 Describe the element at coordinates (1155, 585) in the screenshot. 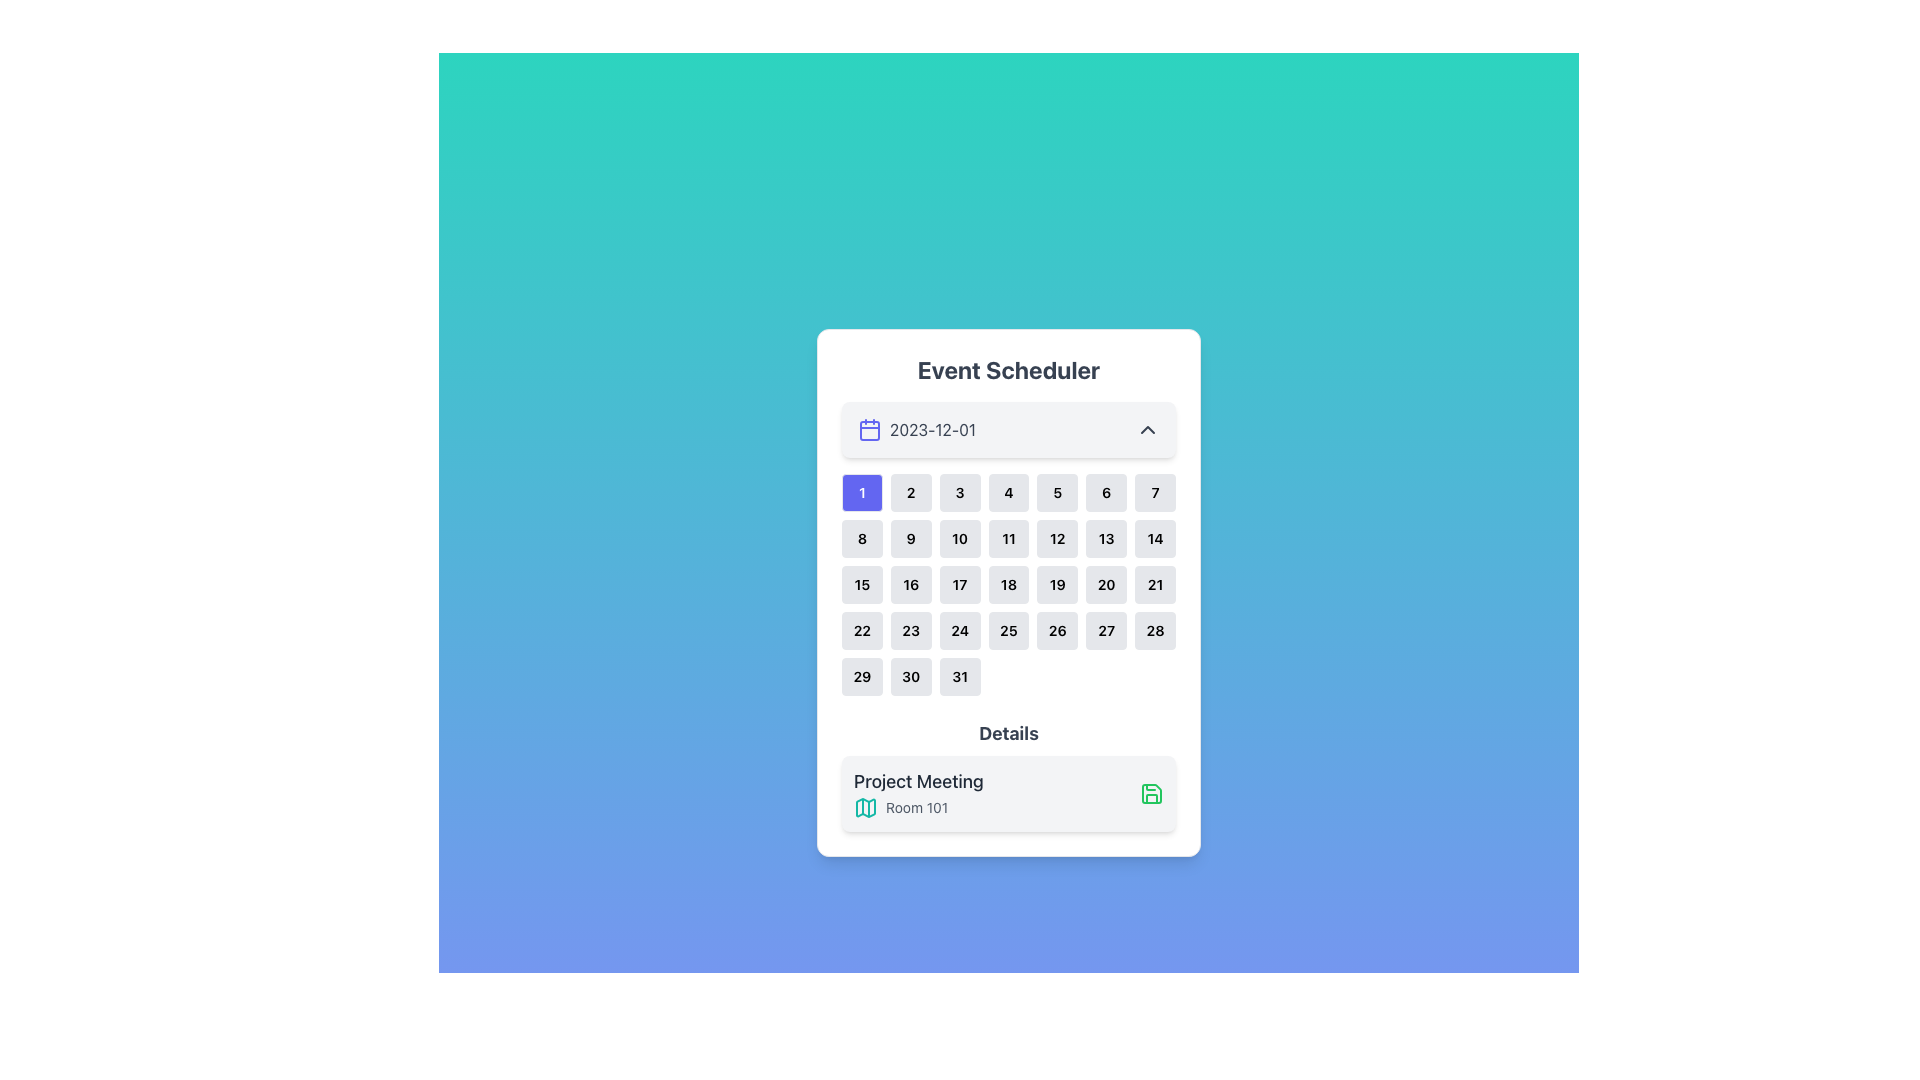

I see `the small rounded rectangular button labeled '21' in the lower part of the date-picker interface` at that location.